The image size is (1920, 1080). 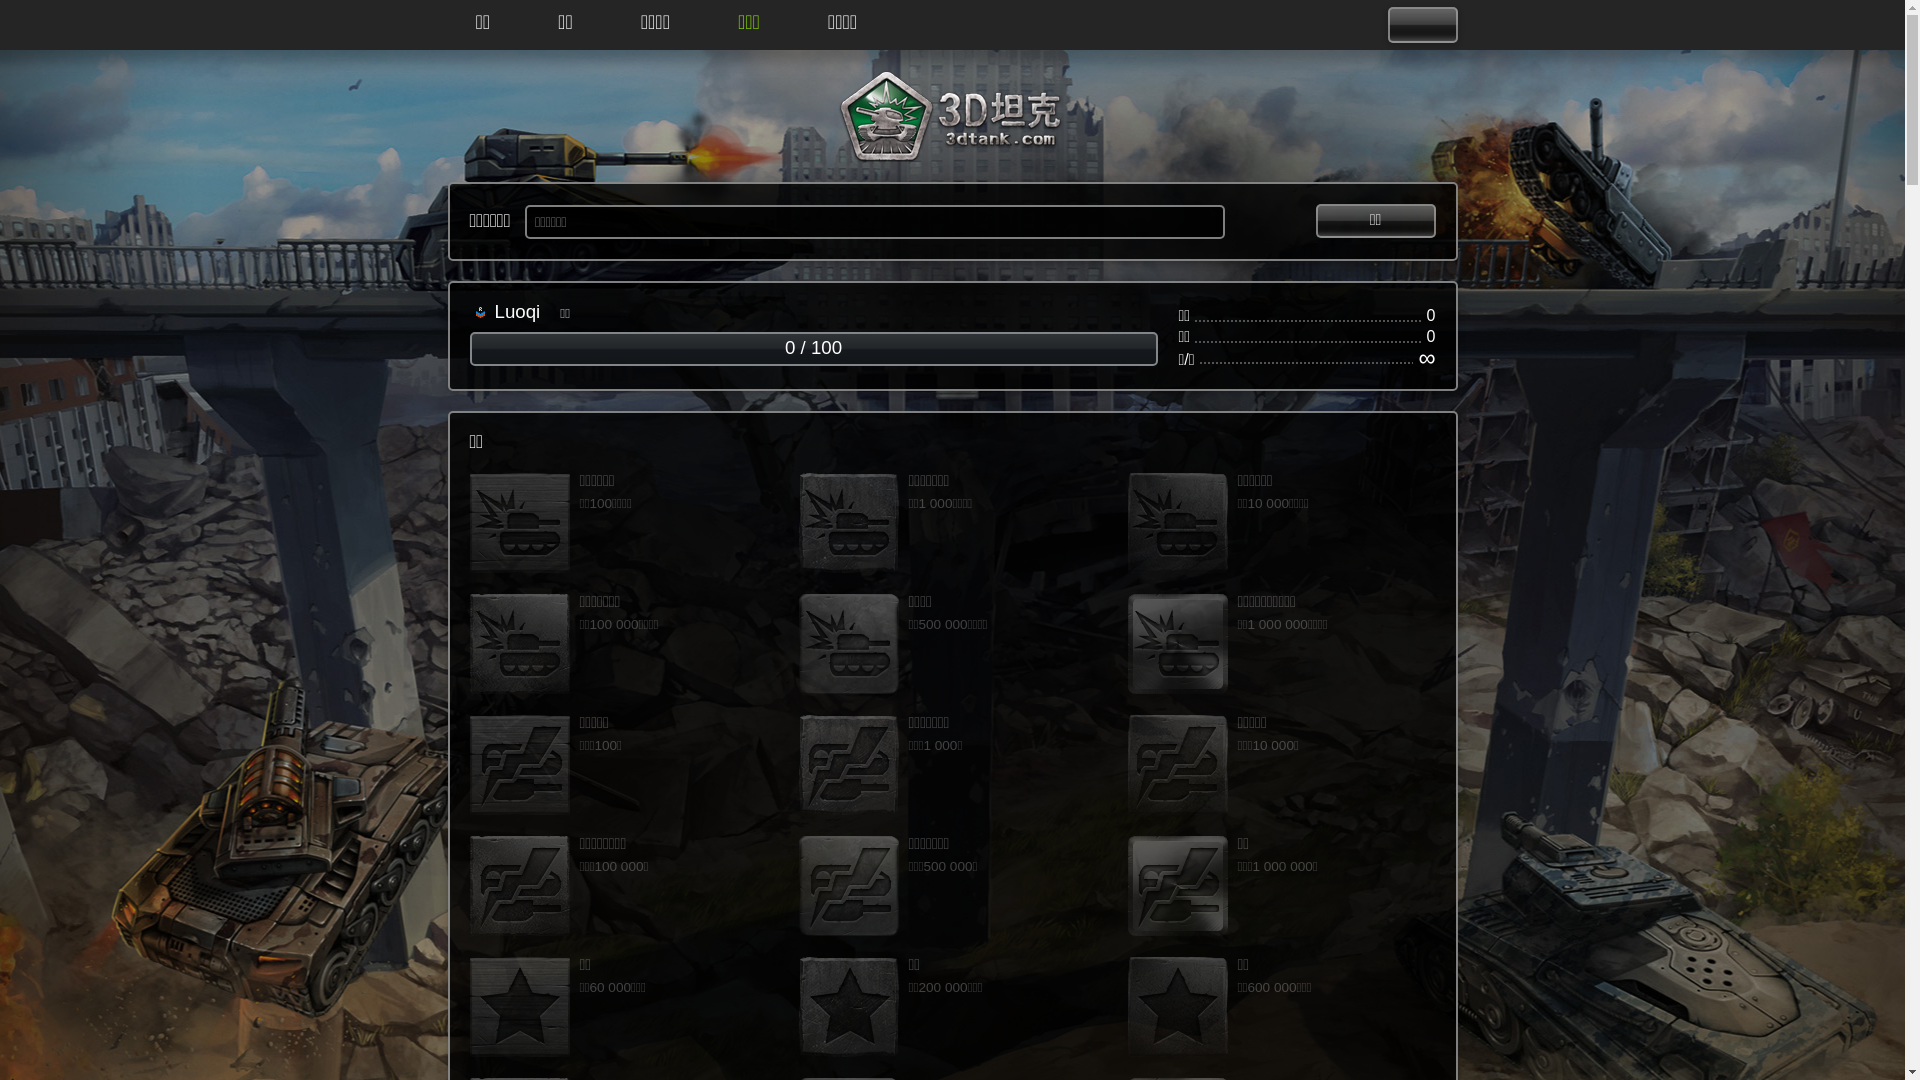 What do you see at coordinates (517, 311) in the screenshot?
I see `'Luoqi'` at bounding box center [517, 311].